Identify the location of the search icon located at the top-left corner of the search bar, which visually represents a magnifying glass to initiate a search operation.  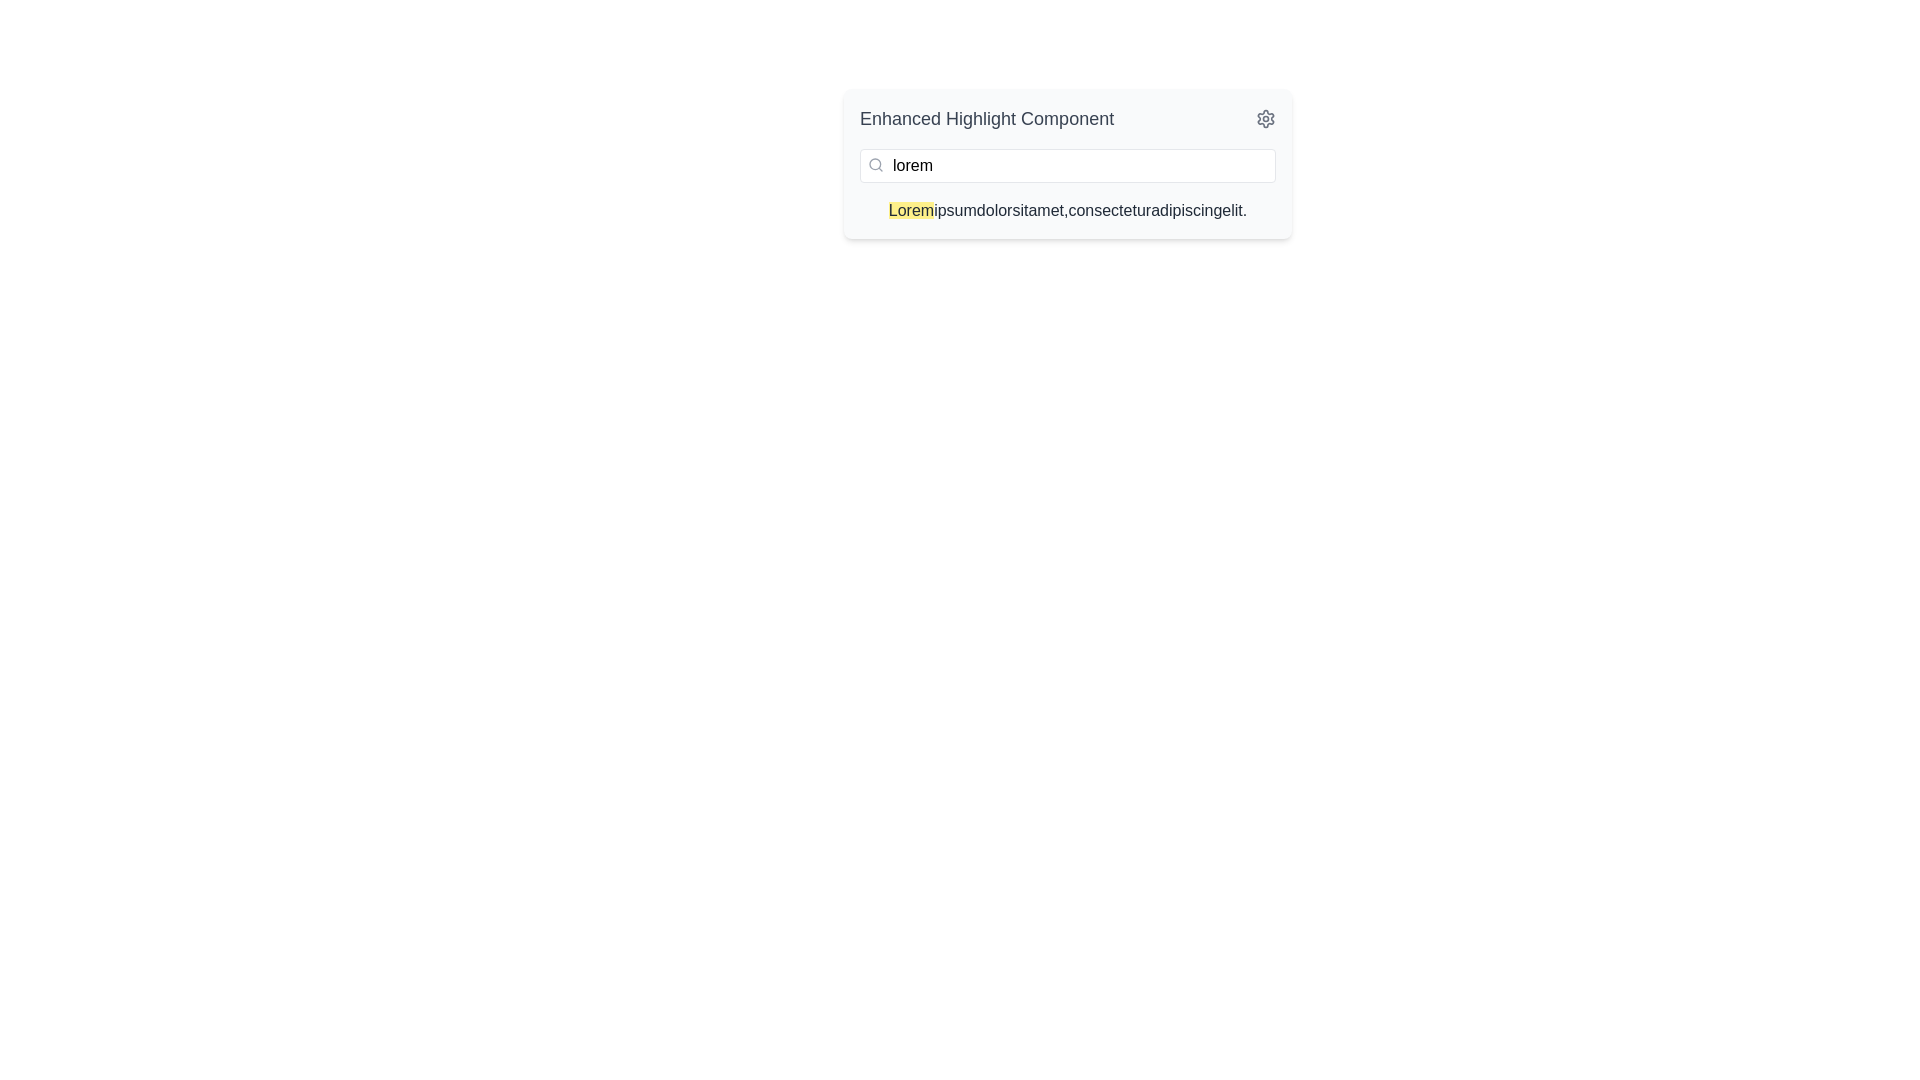
(875, 164).